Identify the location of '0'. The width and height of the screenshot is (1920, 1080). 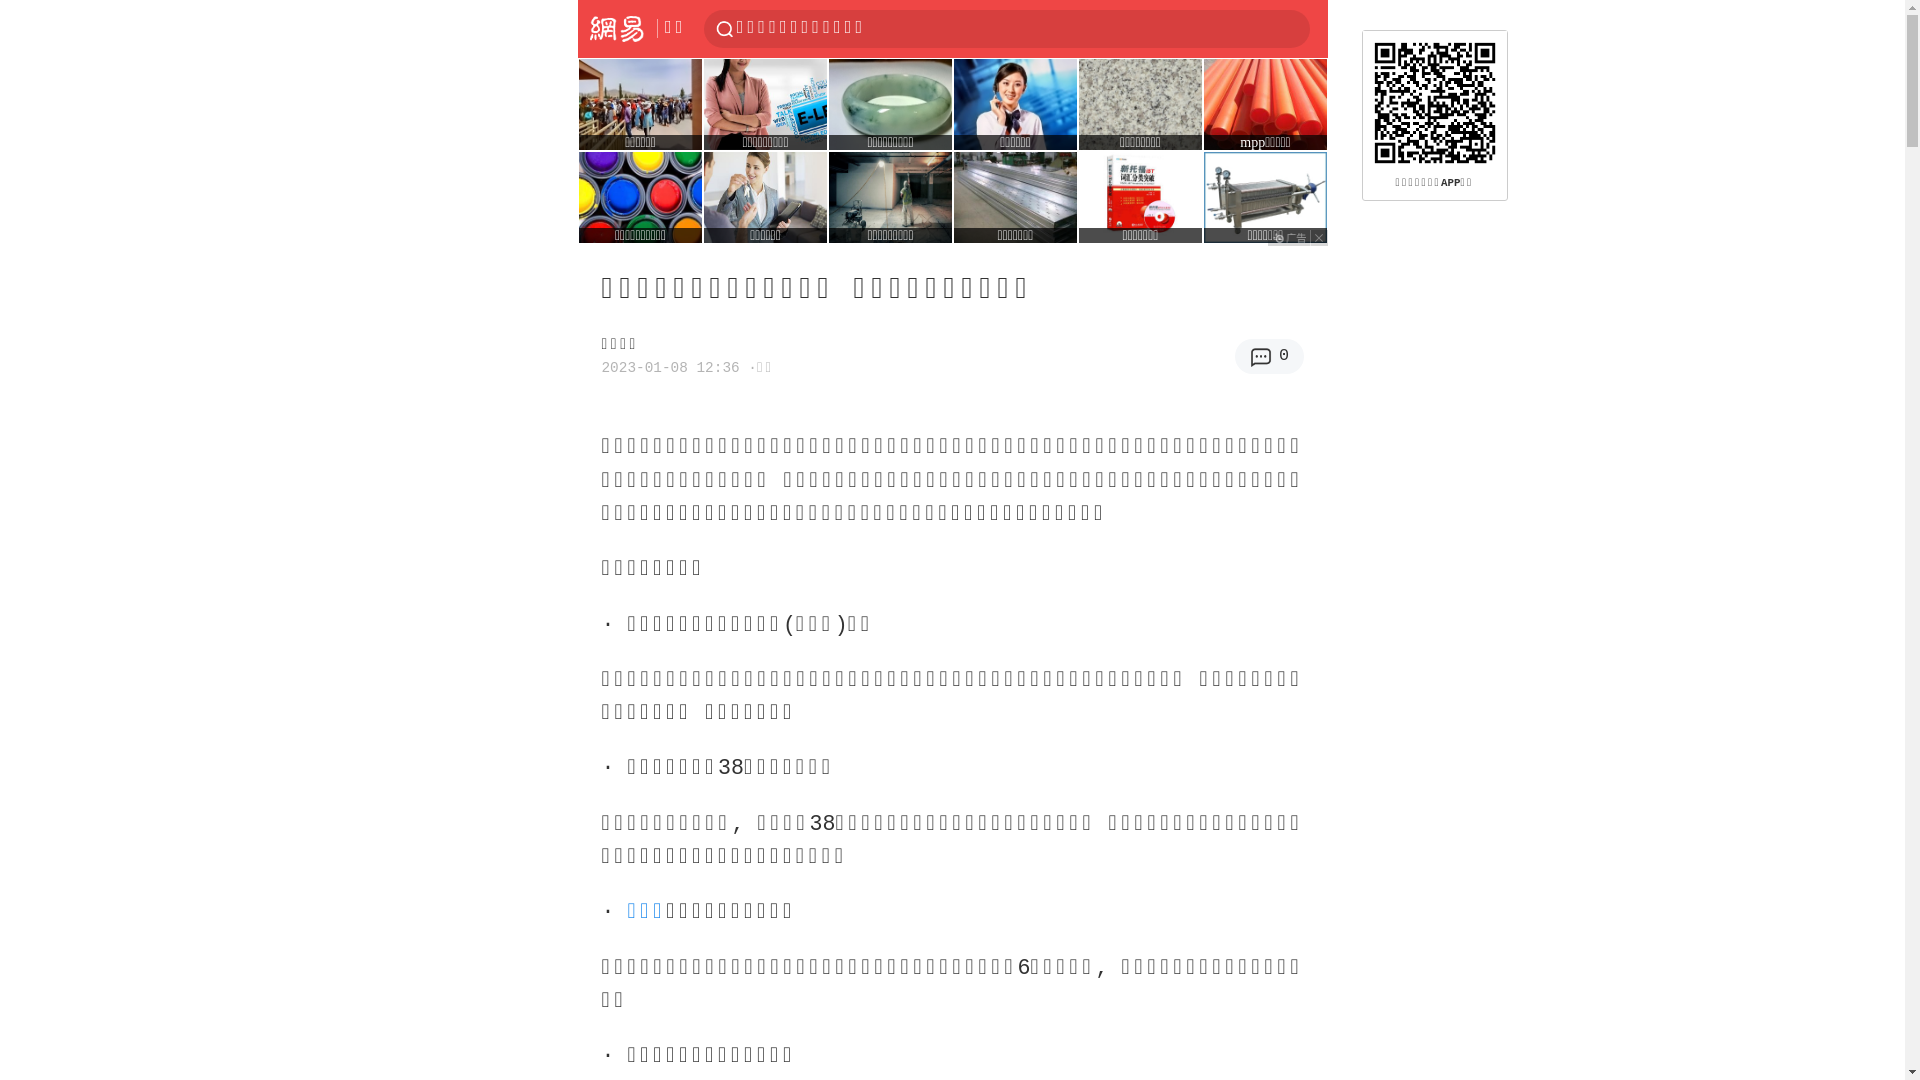
(1233, 355).